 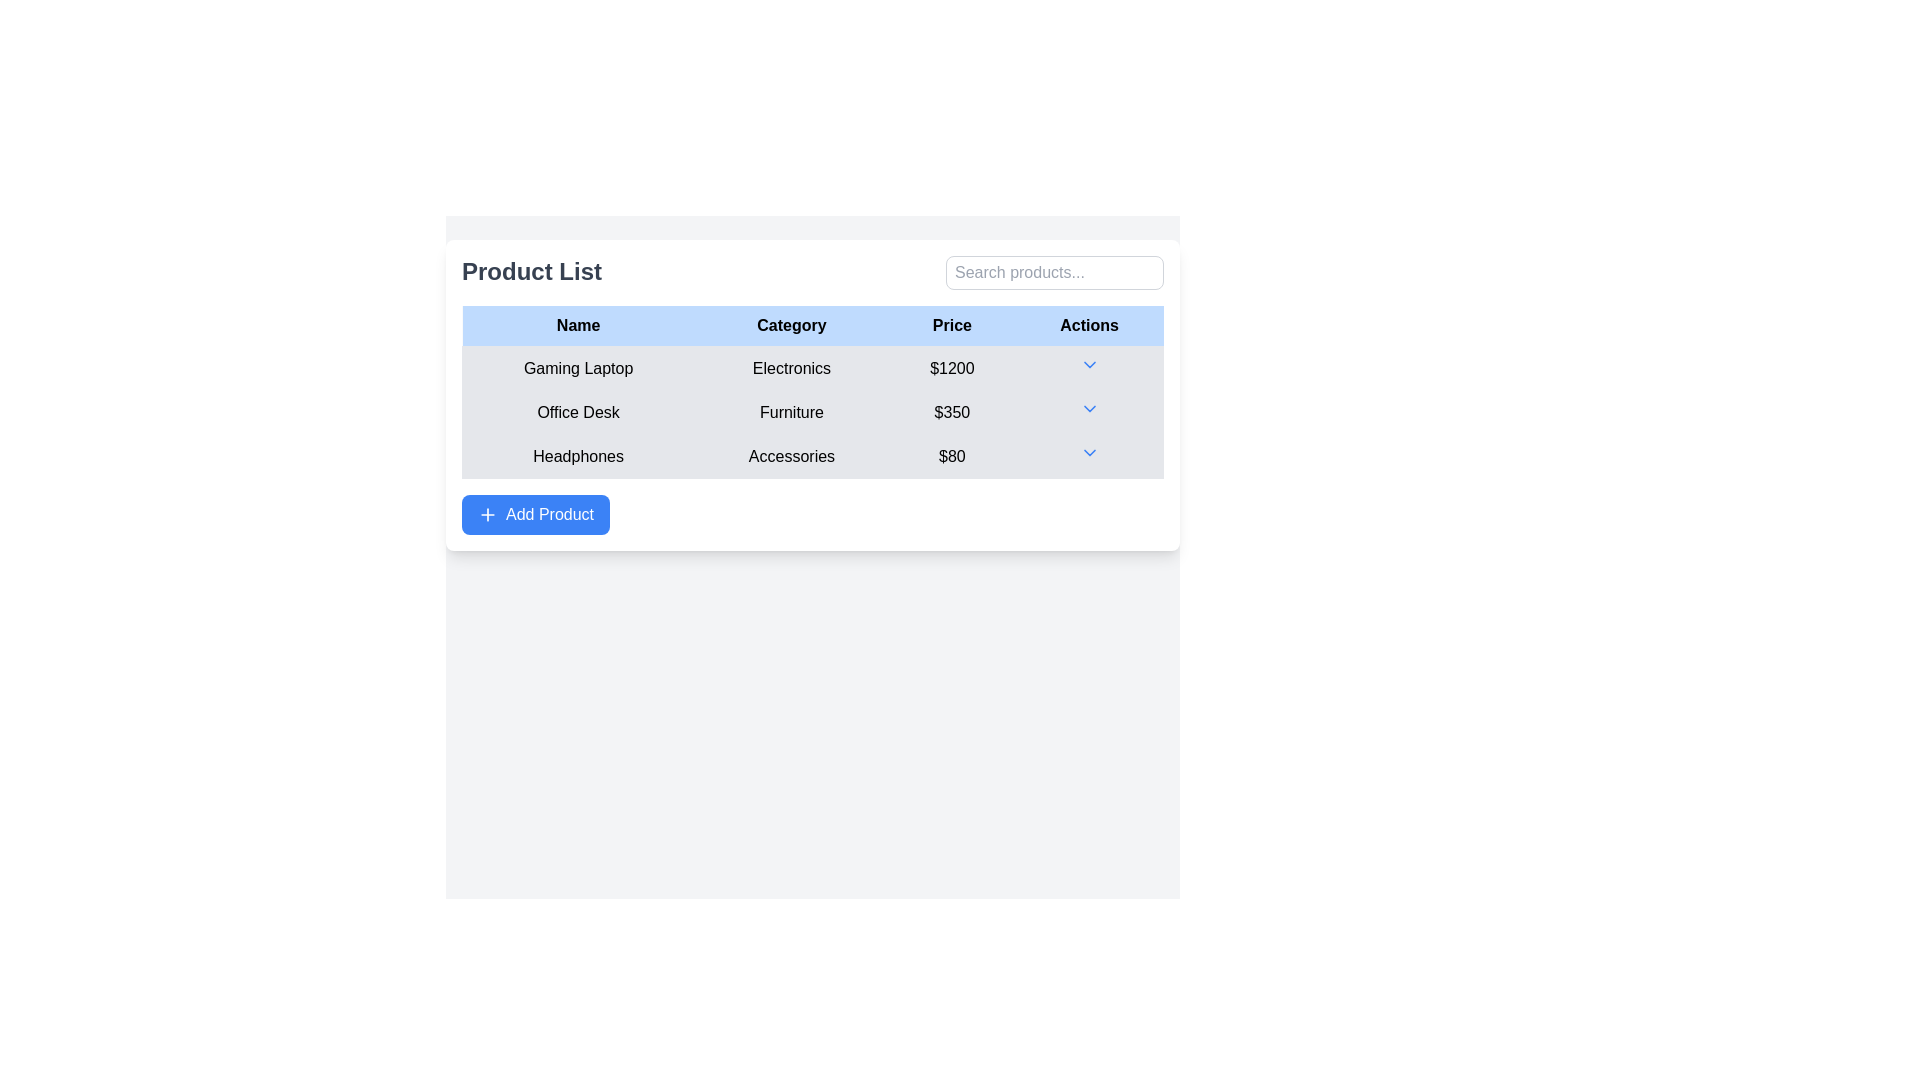 What do you see at coordinates (1088, 368) in the screenshot?
I see `the compact triangular arrow icon at the far-right end of the row displaying details about the 'Gaming Laptop'` at bounding box center [1088, 368].